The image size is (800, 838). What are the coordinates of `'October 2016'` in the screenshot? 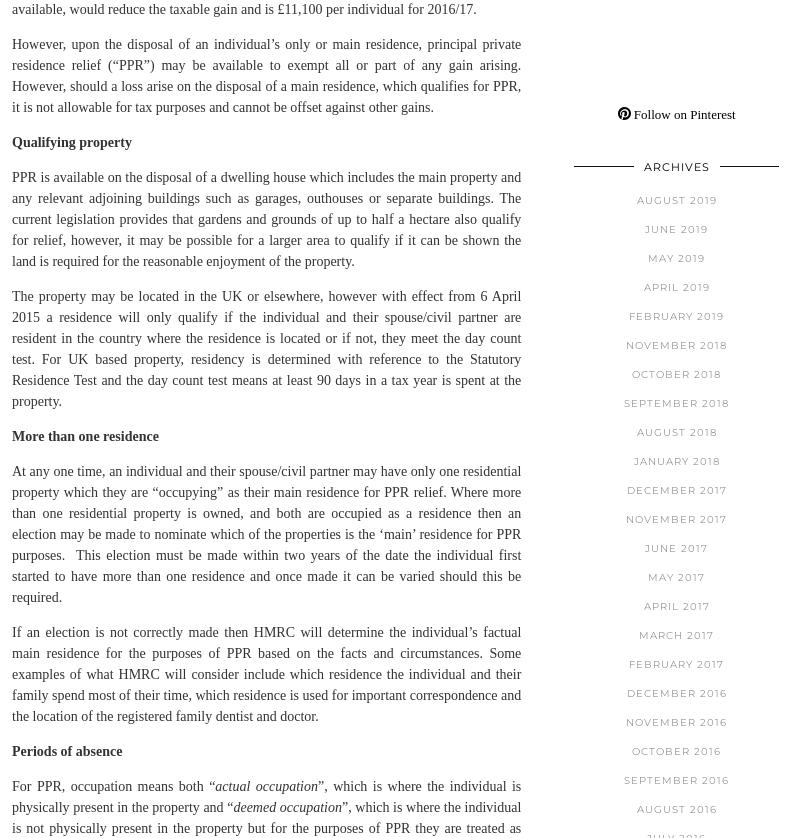 It's located at (676, 749).